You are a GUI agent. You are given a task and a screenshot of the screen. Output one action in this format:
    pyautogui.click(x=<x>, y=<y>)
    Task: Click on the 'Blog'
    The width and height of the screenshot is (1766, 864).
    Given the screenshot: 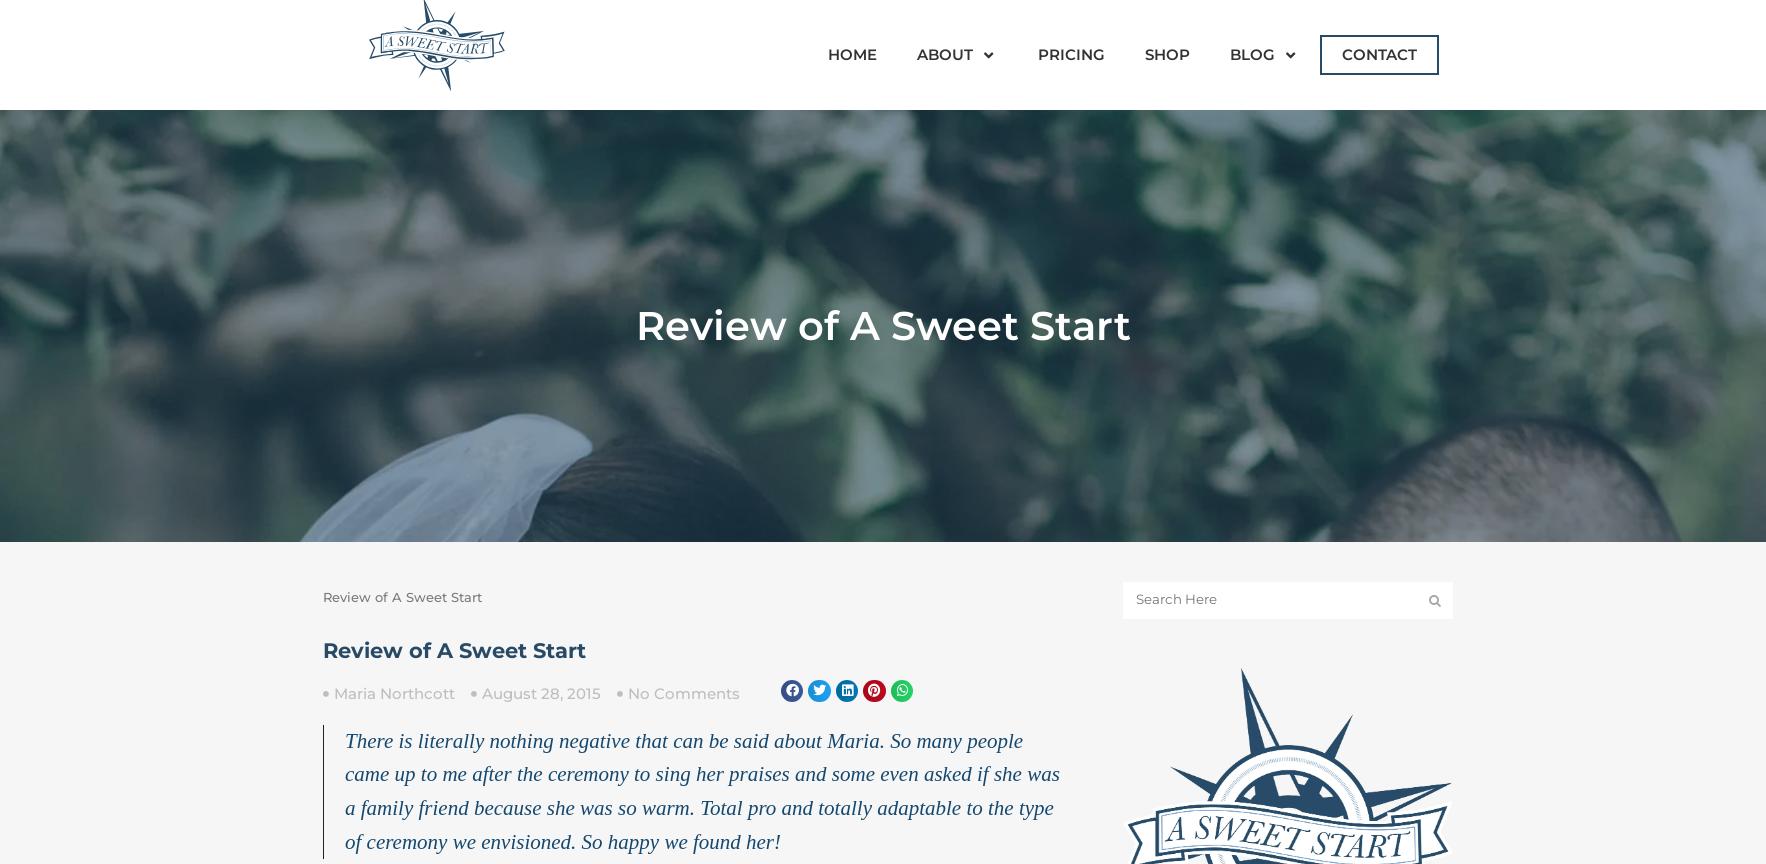 What is the action you would take?
    pyautogui.click(x=1251, y=54)
    